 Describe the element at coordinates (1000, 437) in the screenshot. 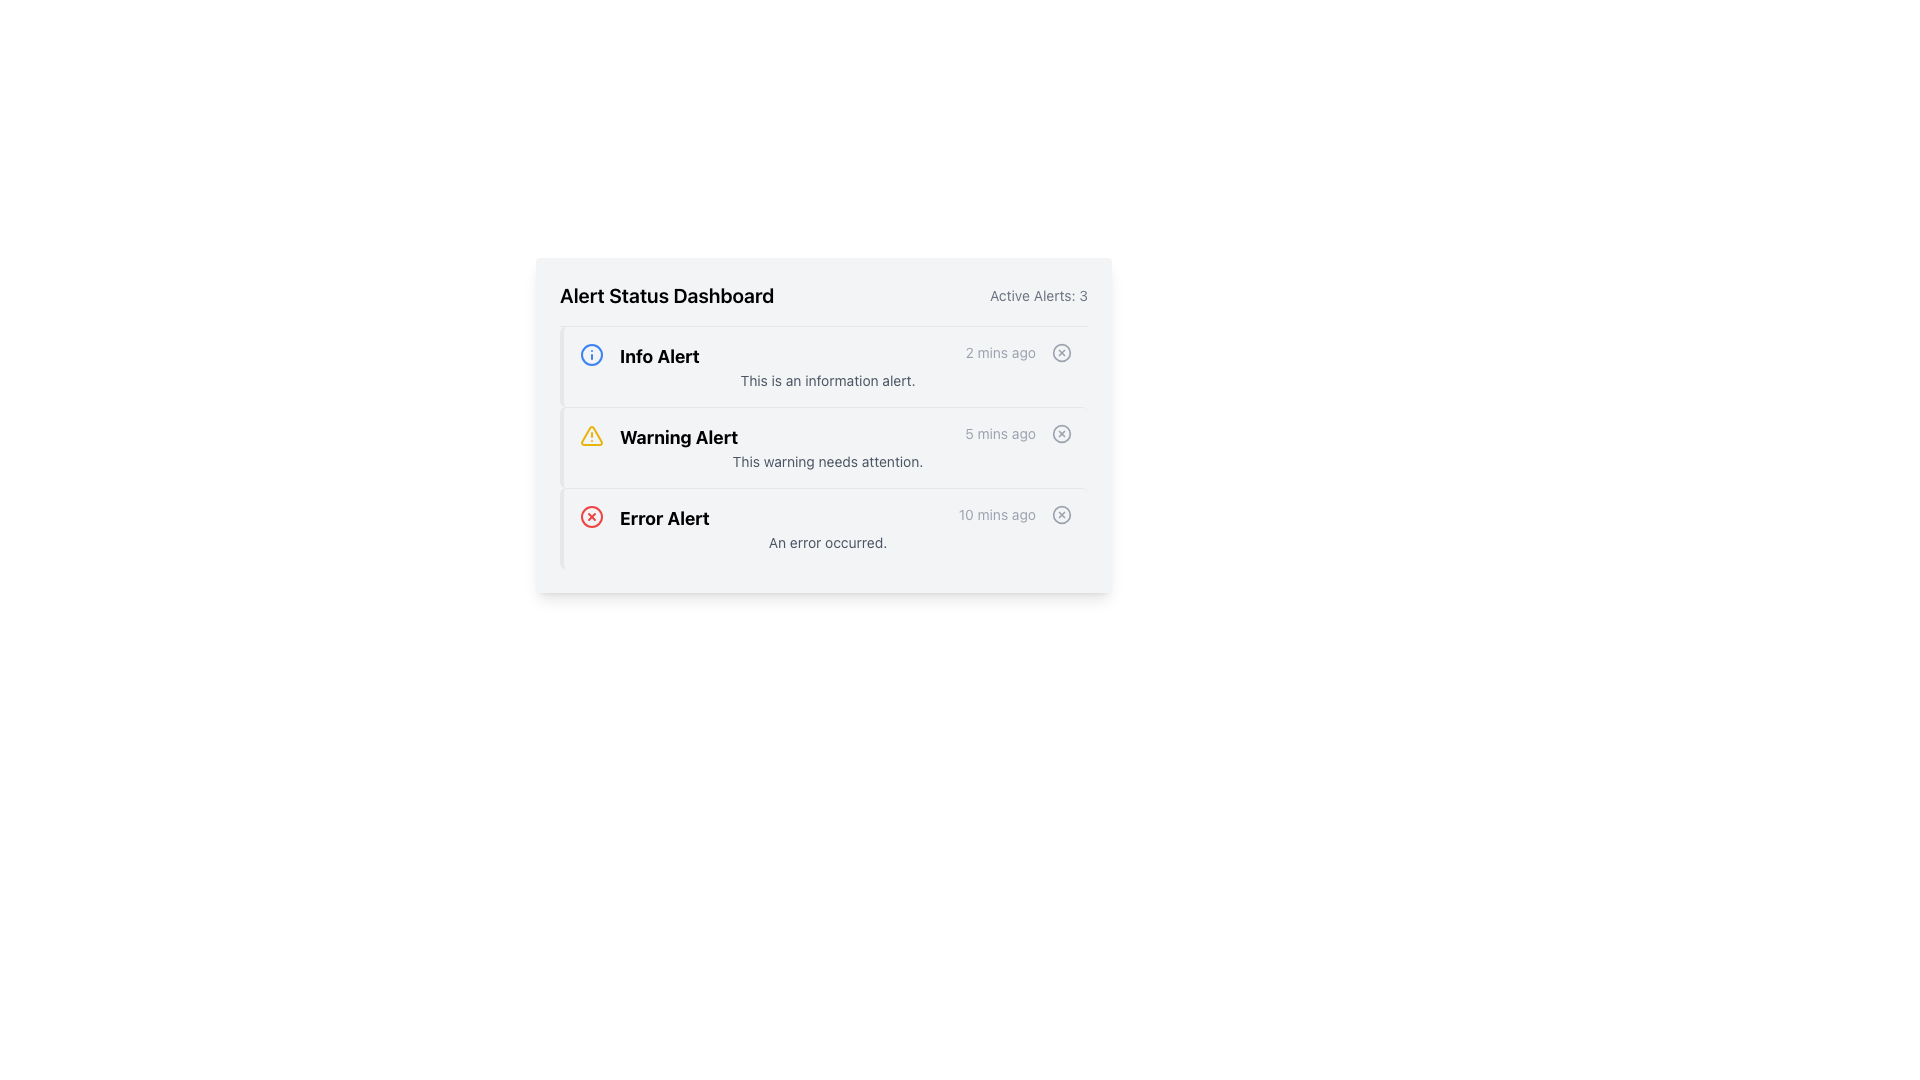

I see `the text displaying the elapsed time since the associated alert occurred, located near the upper-right corner of the row containing the 'Warning Alert' title on the dashboard` at that location.